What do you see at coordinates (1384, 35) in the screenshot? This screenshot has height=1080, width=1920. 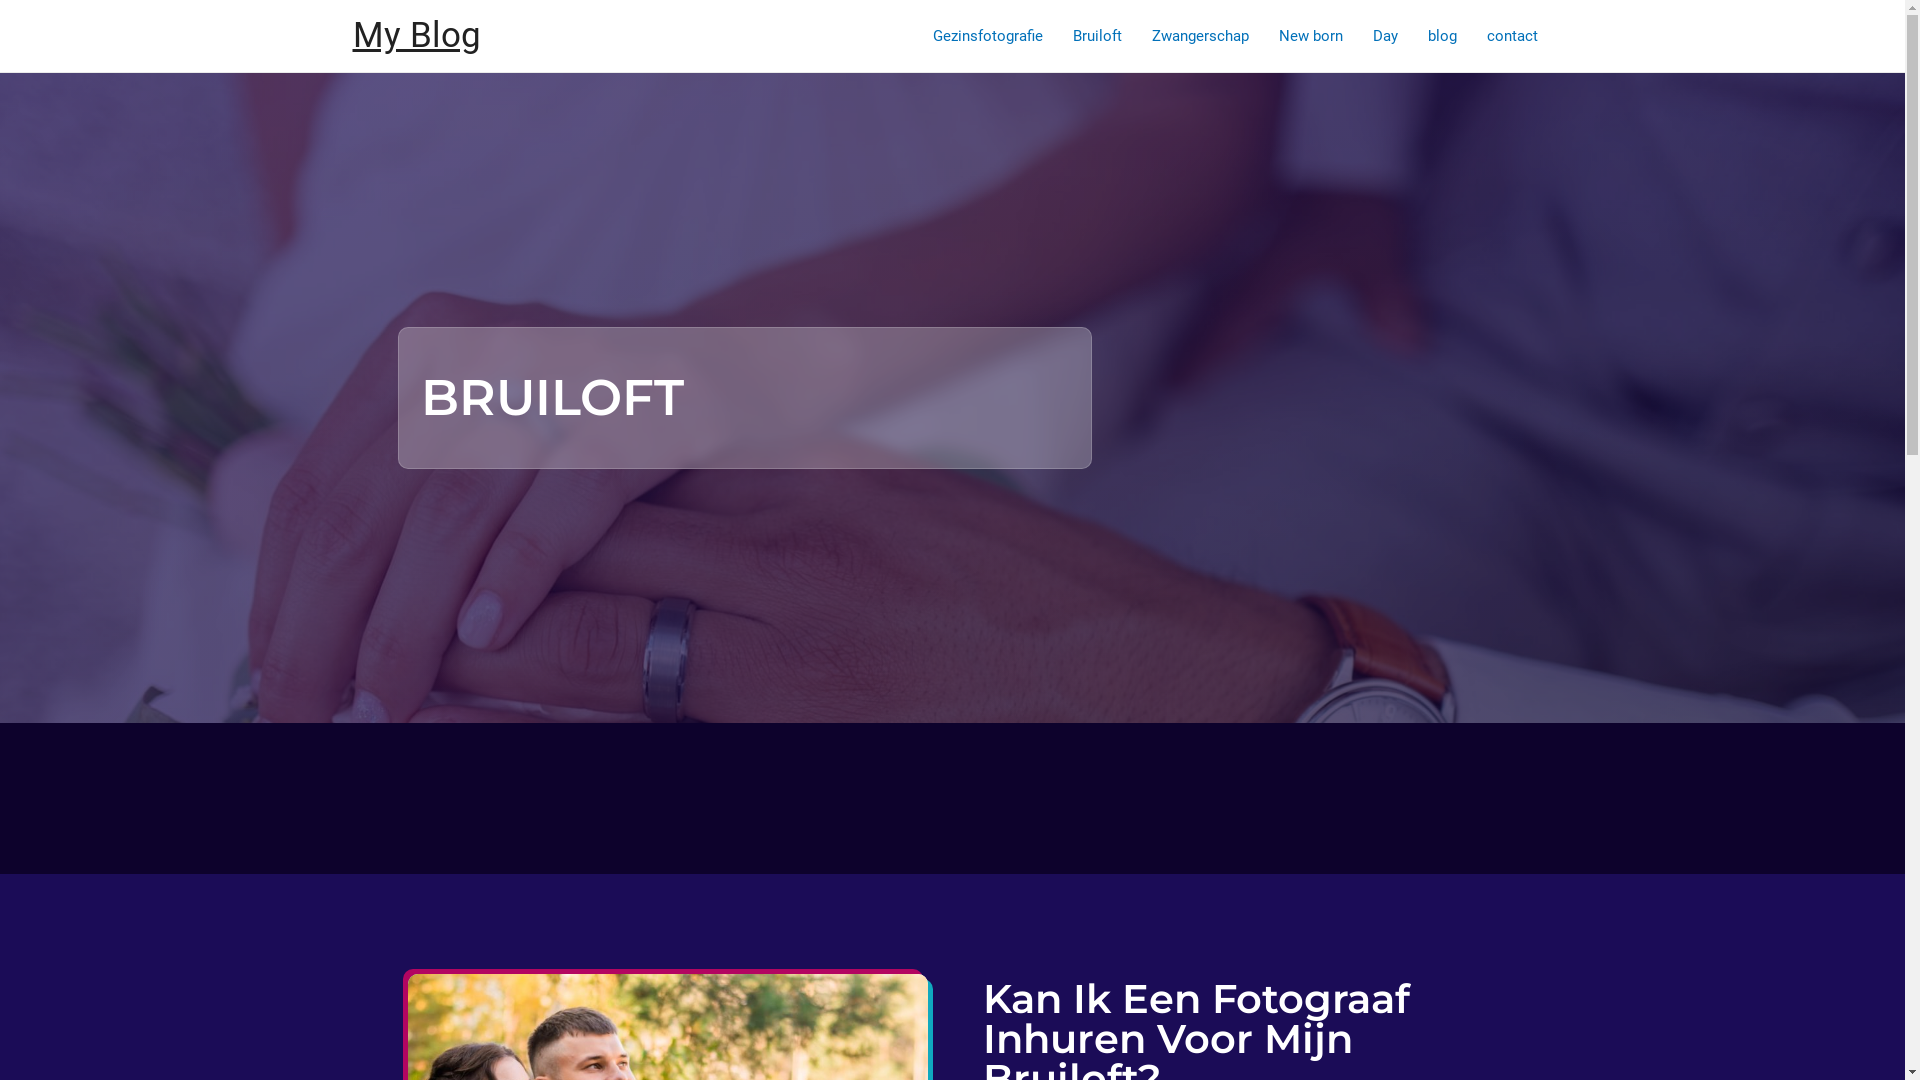 I see `'Day'` at bounding box center [1384, 35].